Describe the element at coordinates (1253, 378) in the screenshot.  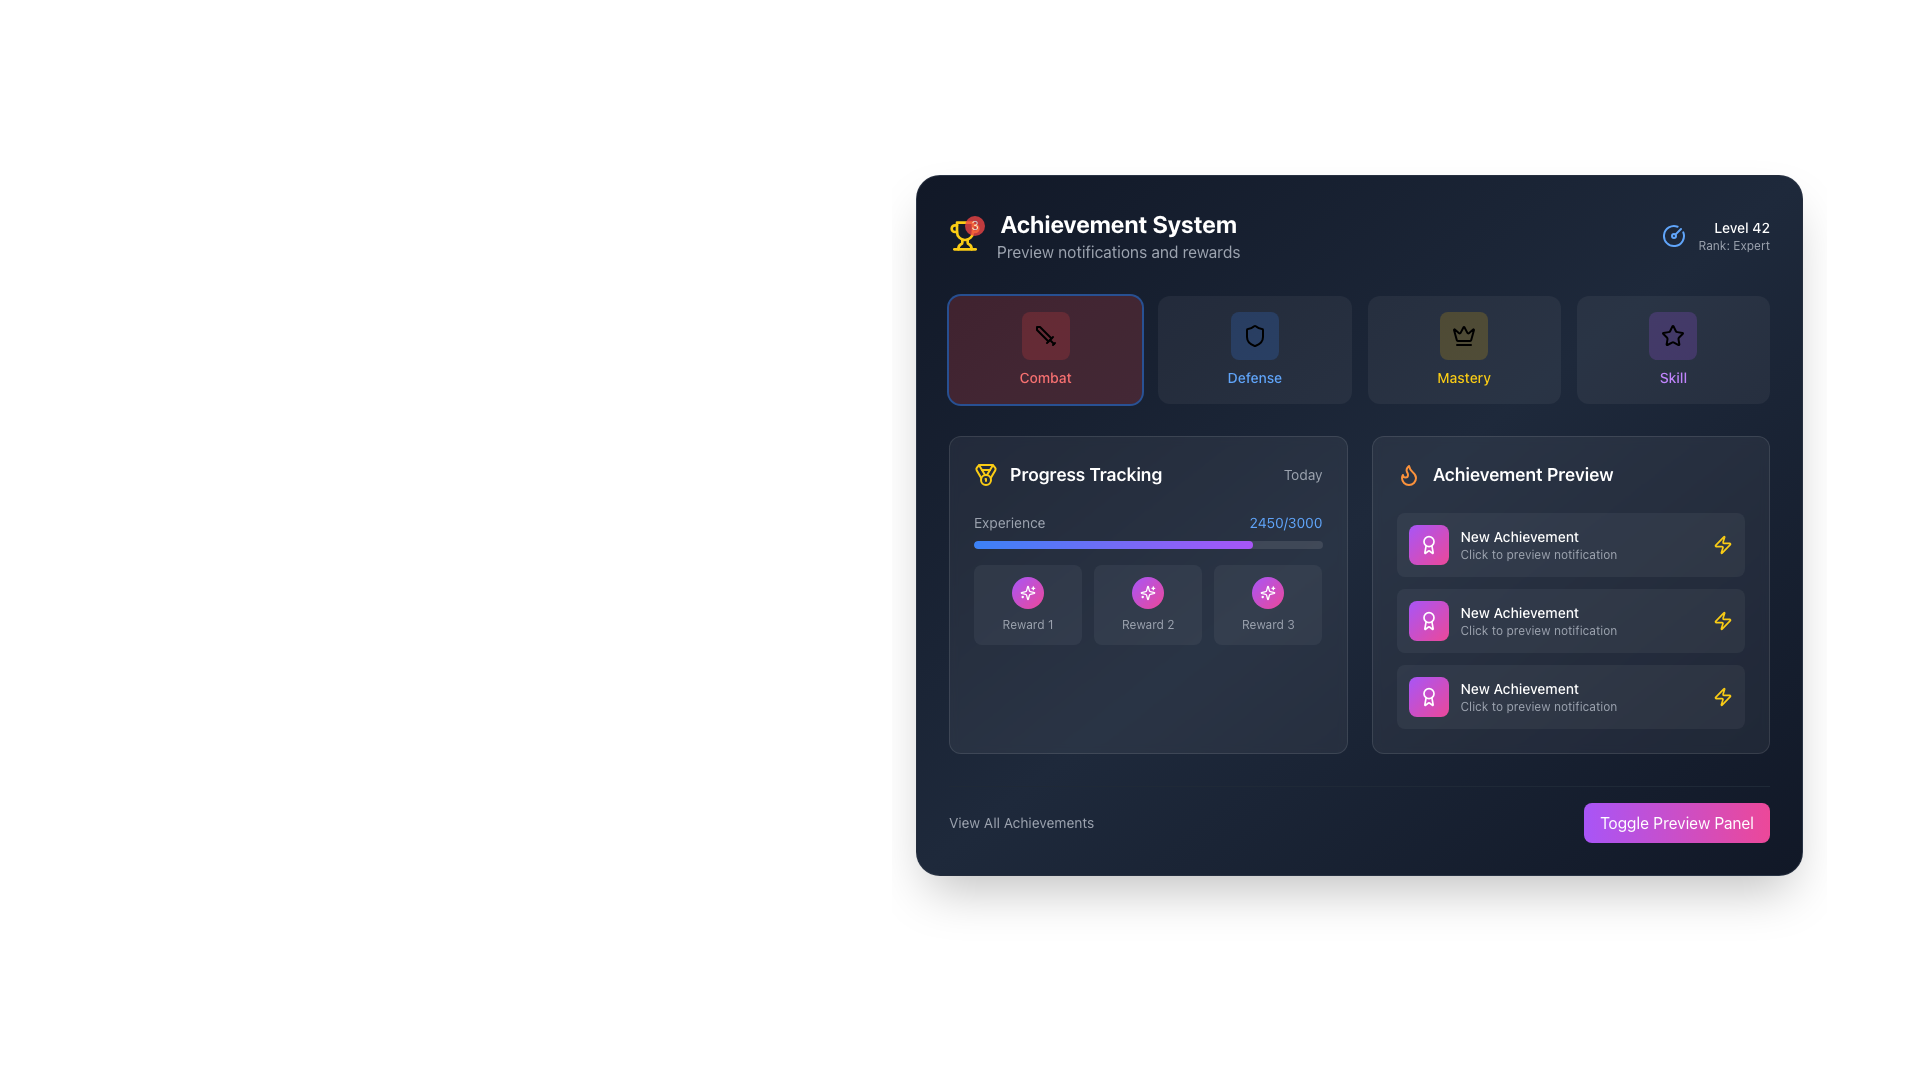
I see `the 'Defense' text label, which is styled in light blue and positioned below a shield icon in the top-action pane` at that location.